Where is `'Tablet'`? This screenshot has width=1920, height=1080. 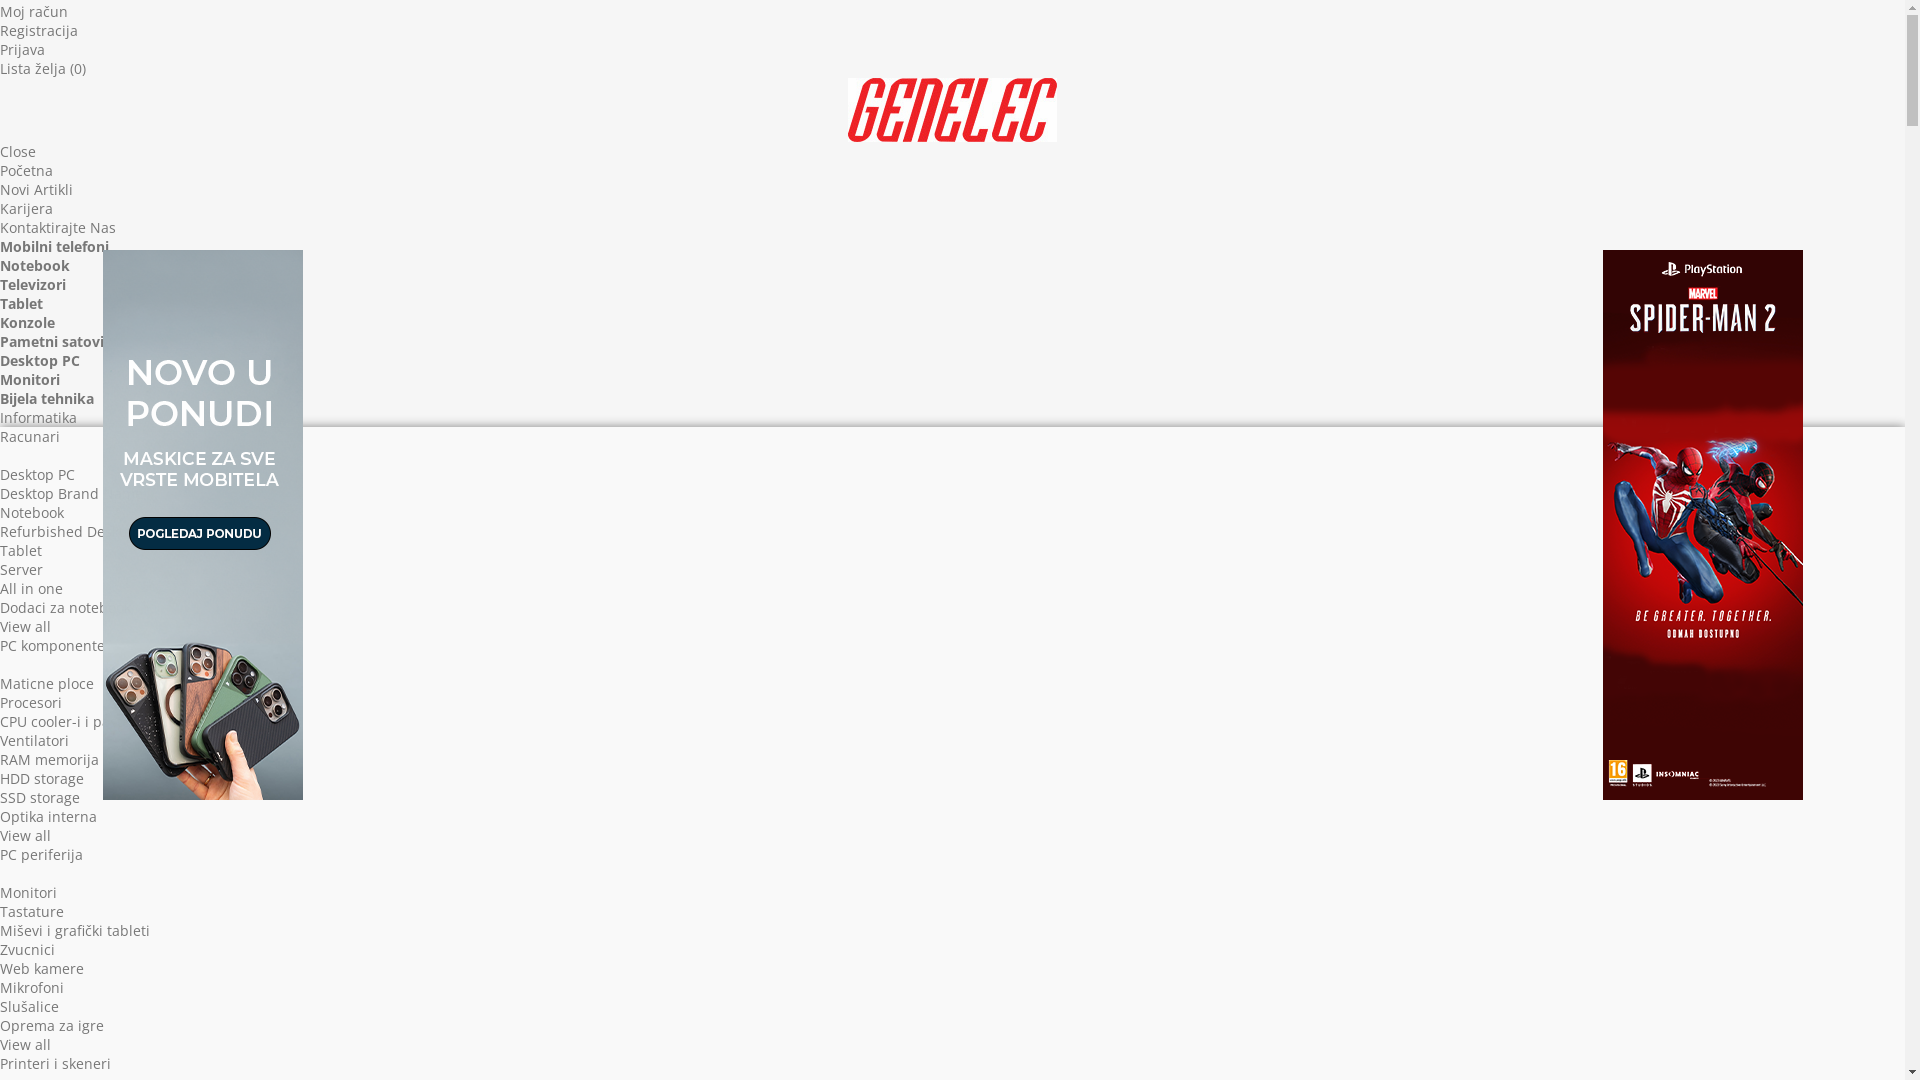
'Tablet' is located at coordinates (21, 303).